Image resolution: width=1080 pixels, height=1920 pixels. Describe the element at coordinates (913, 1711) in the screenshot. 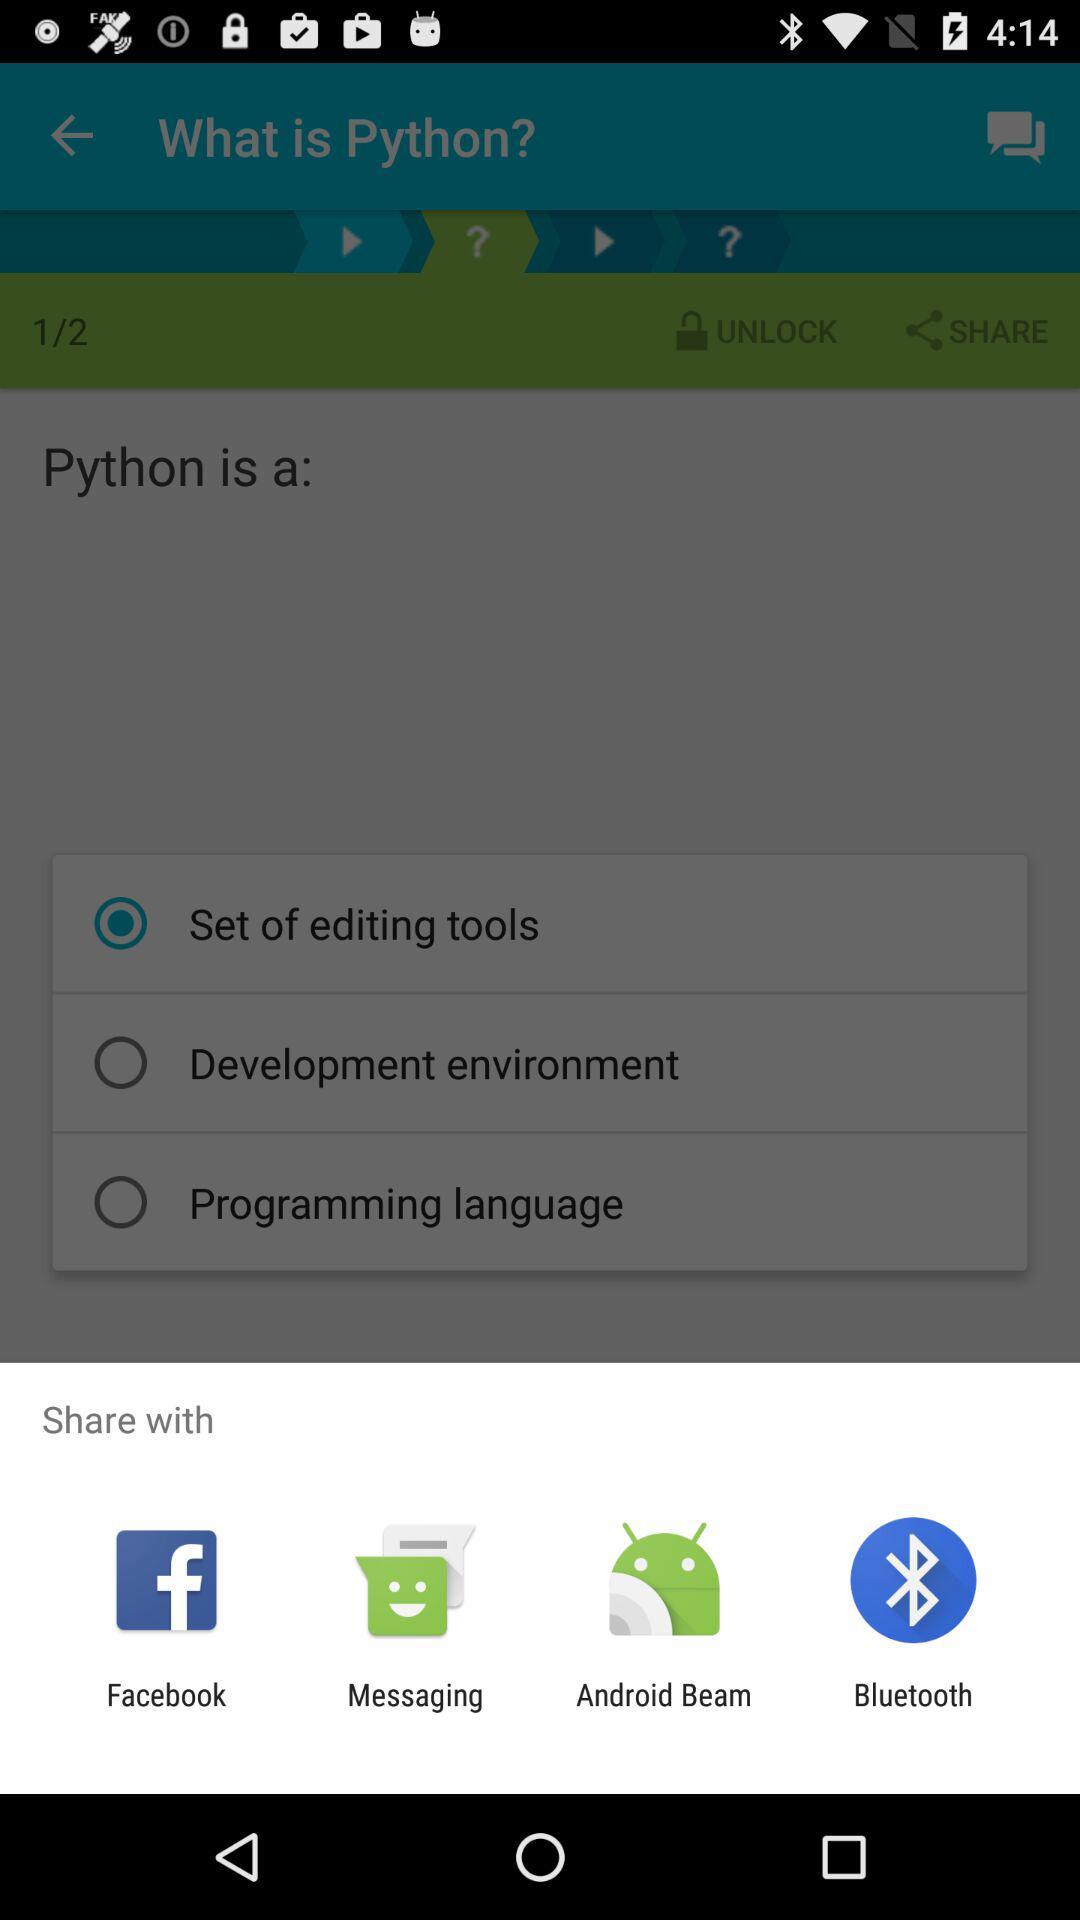

I see `the bluetooth app` at that location.